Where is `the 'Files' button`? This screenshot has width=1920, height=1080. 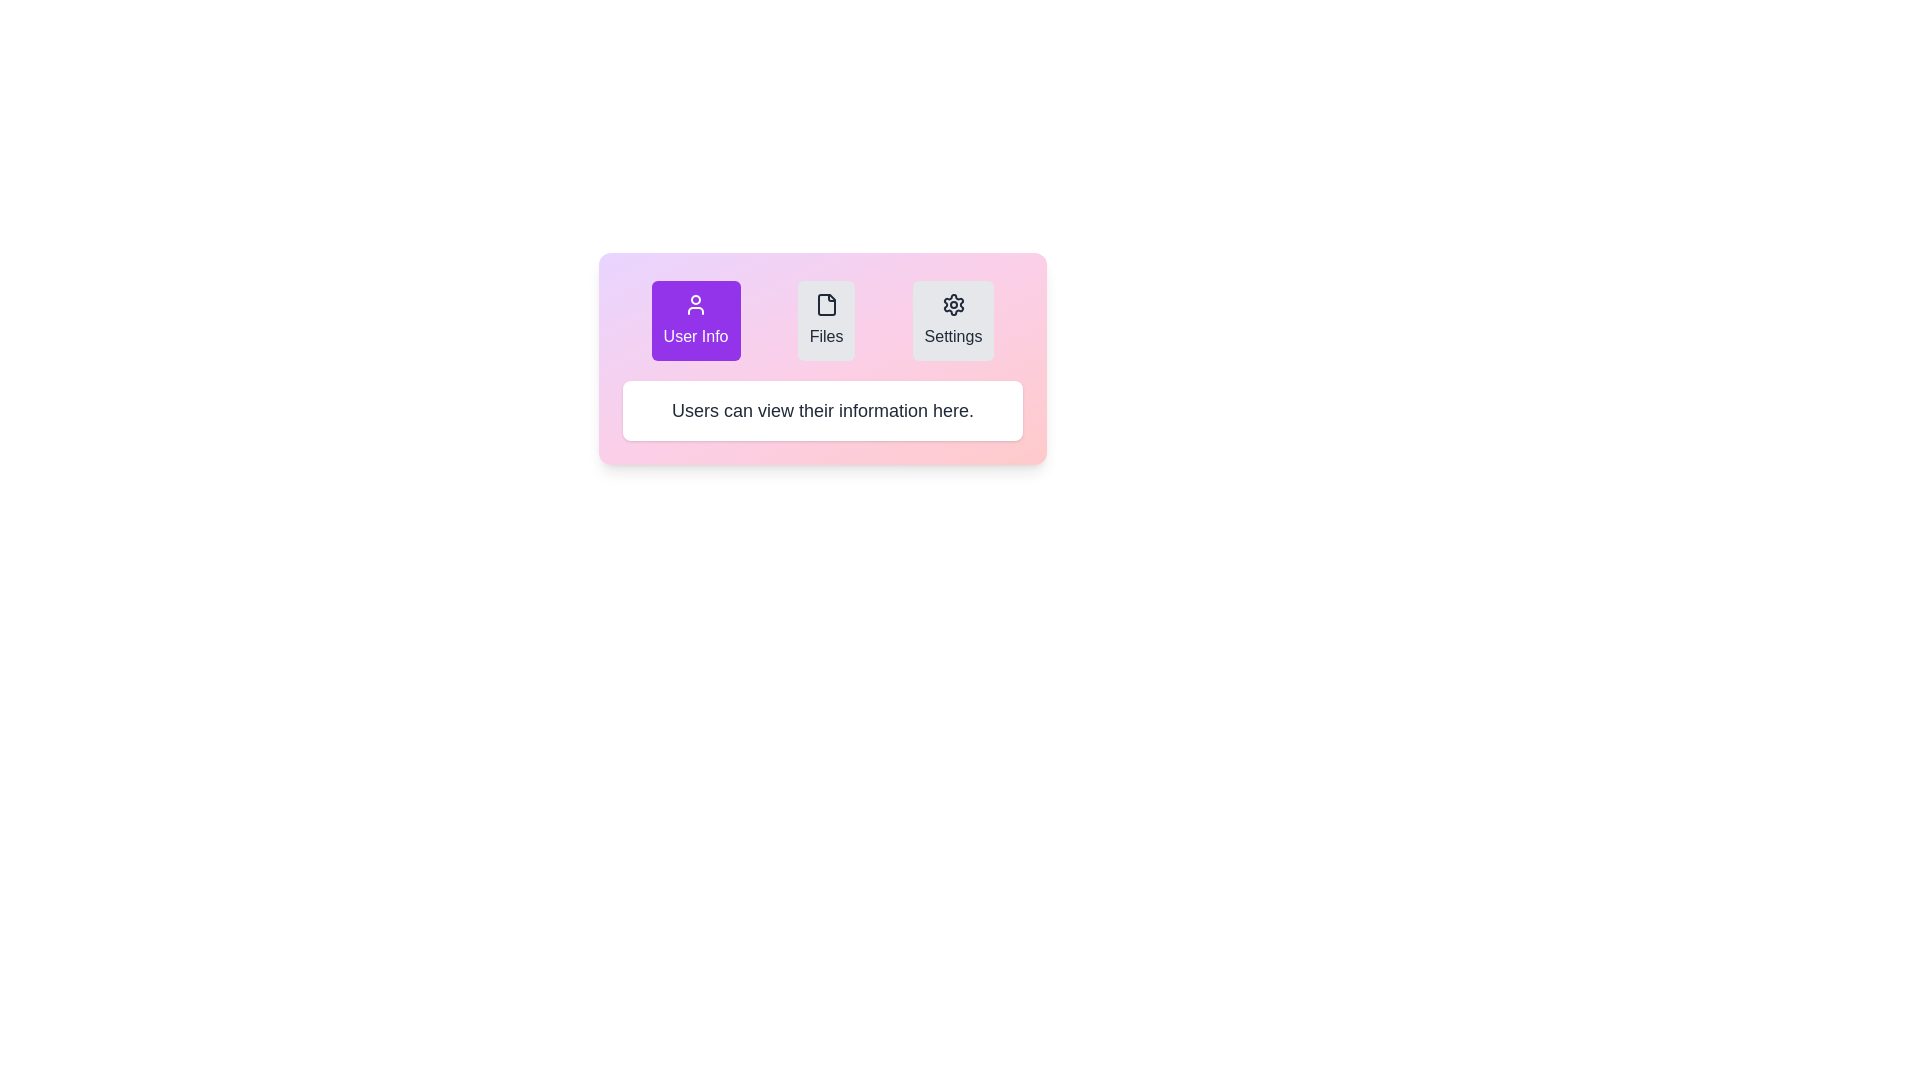
the 'Files' button is located at coordinates (822, 319).